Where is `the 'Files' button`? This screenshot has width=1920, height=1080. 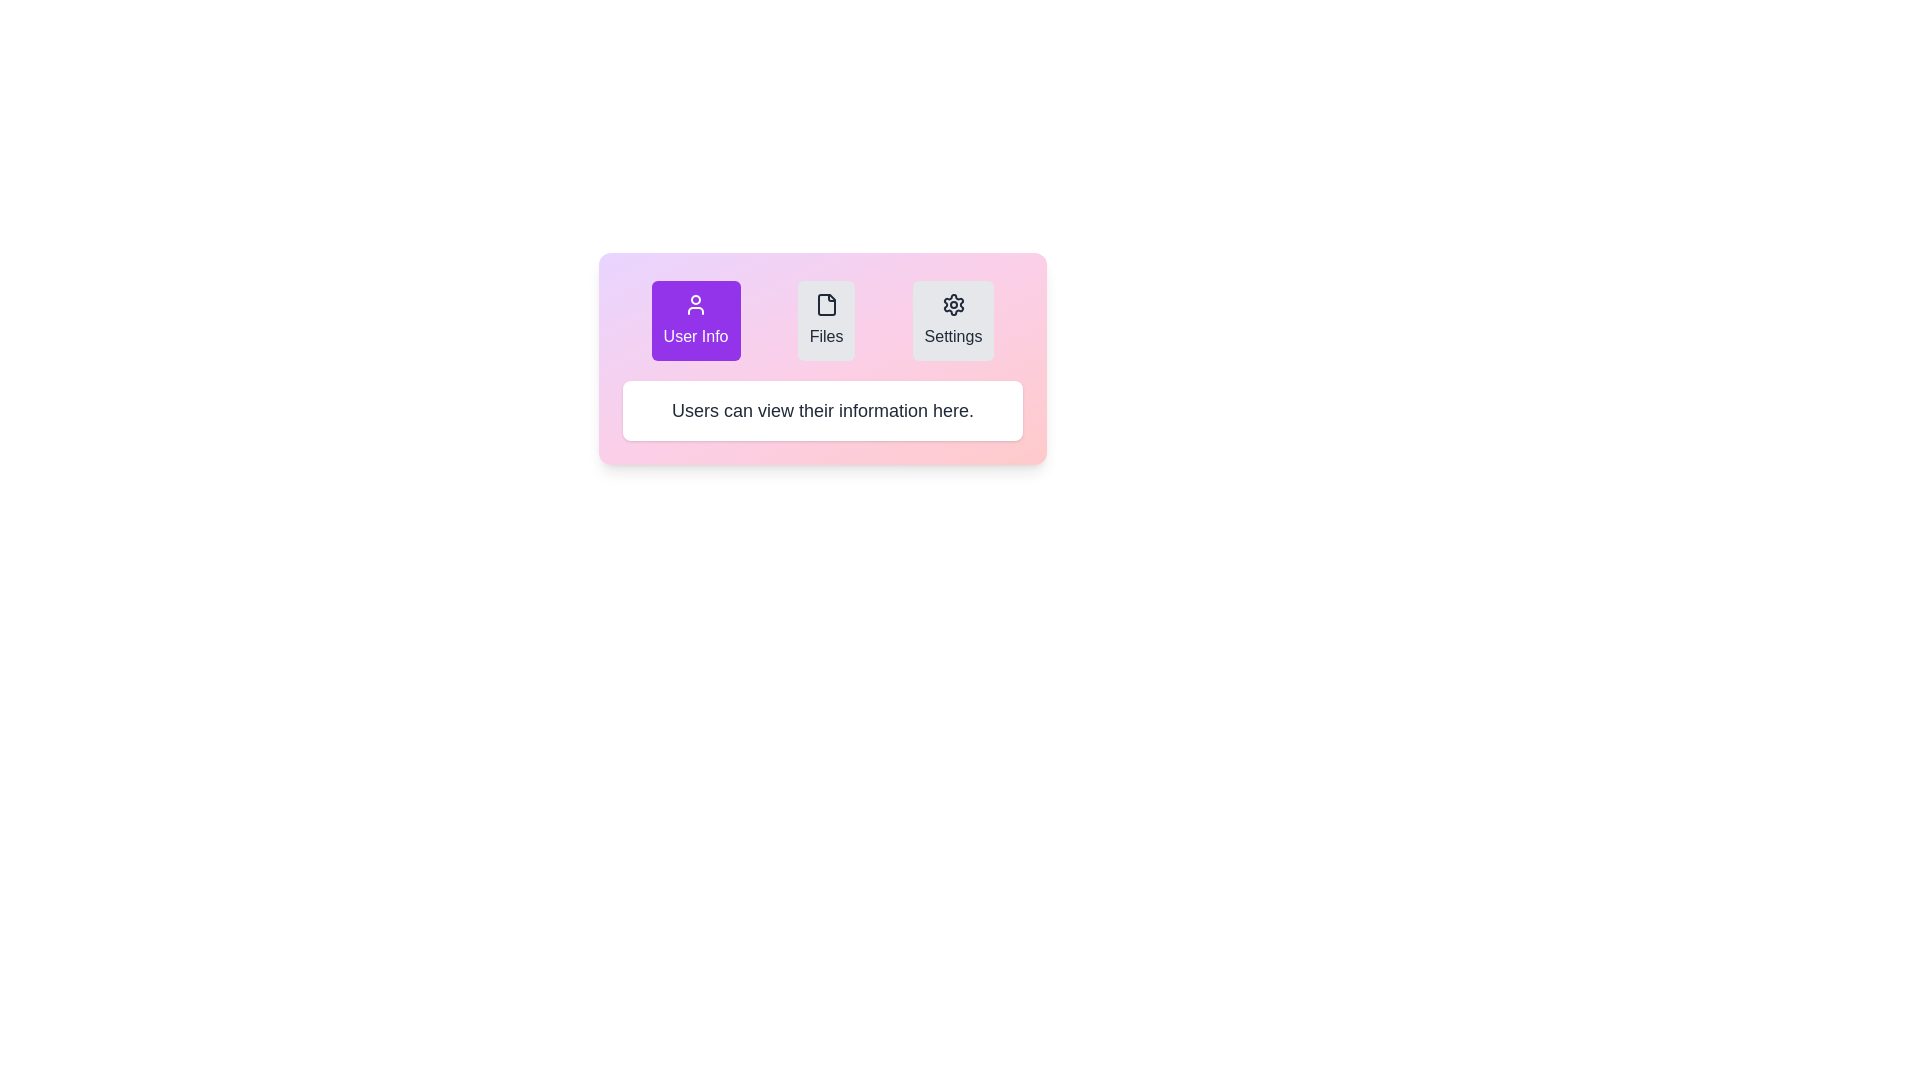
the 'Files' button is located at coordinates (822, 319).